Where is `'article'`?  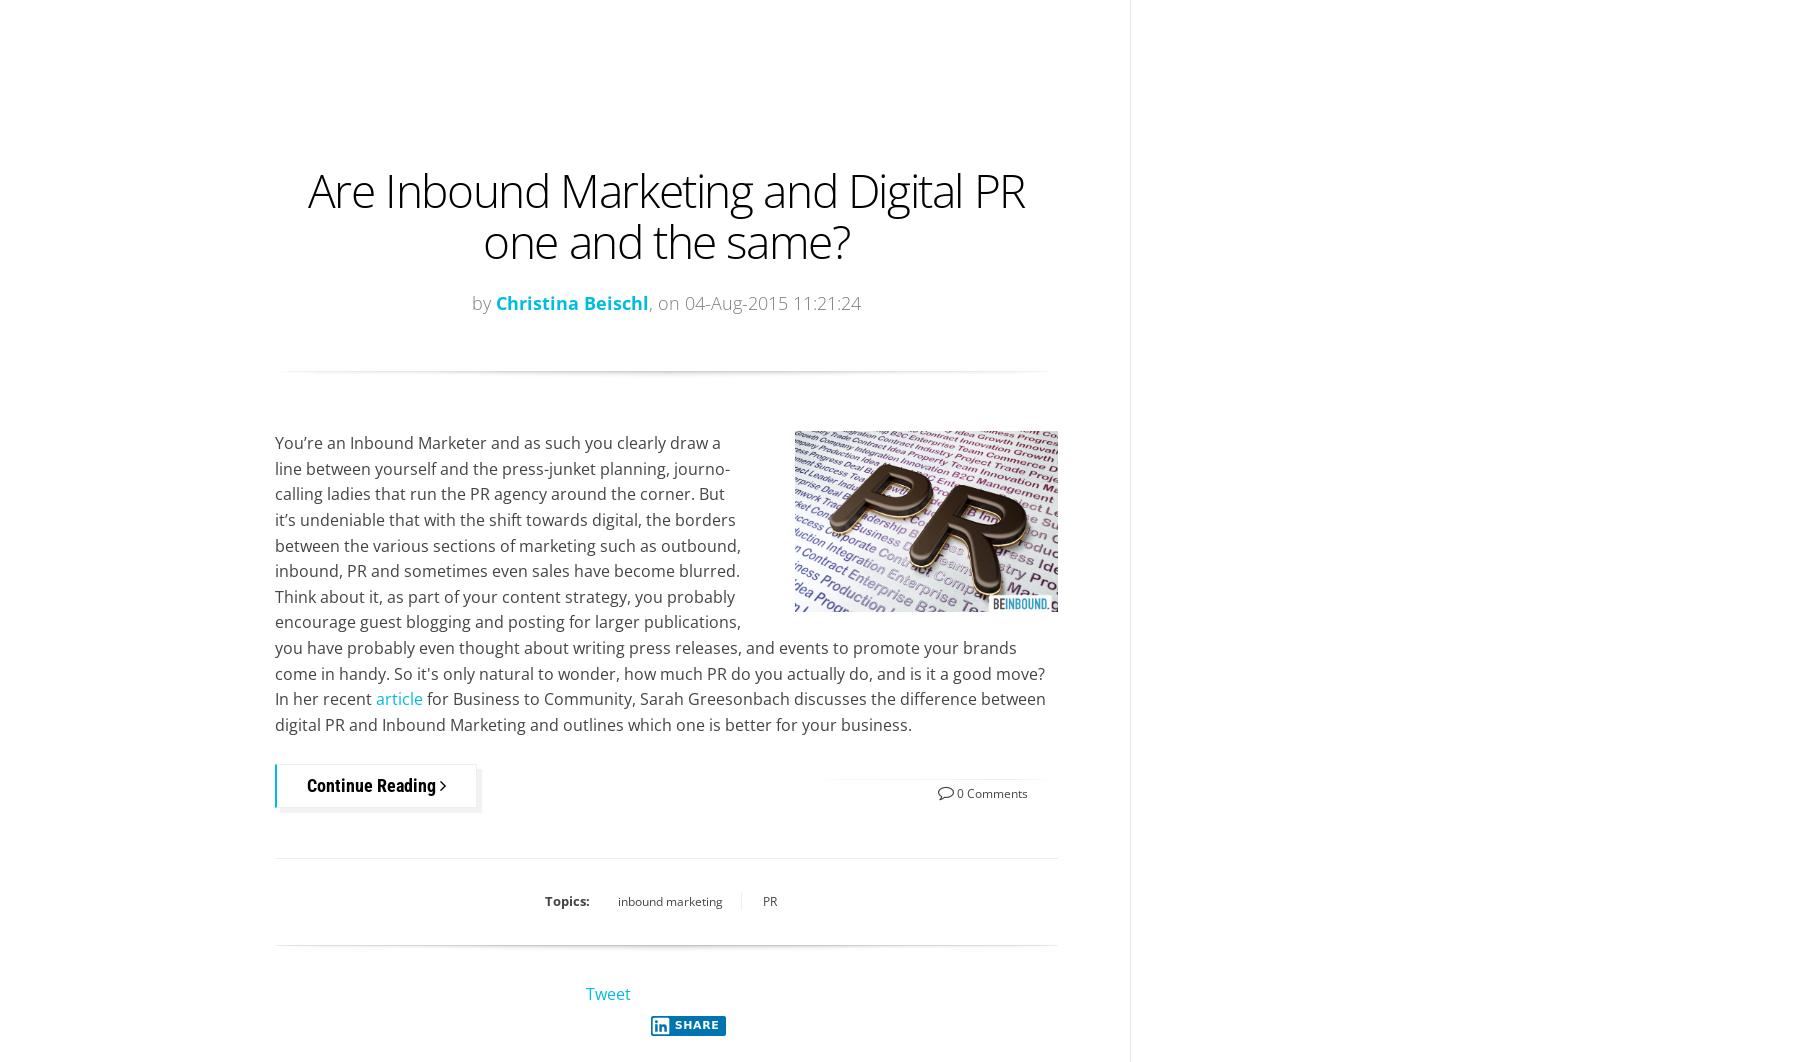 'article' is located at coordinates (399, 699).